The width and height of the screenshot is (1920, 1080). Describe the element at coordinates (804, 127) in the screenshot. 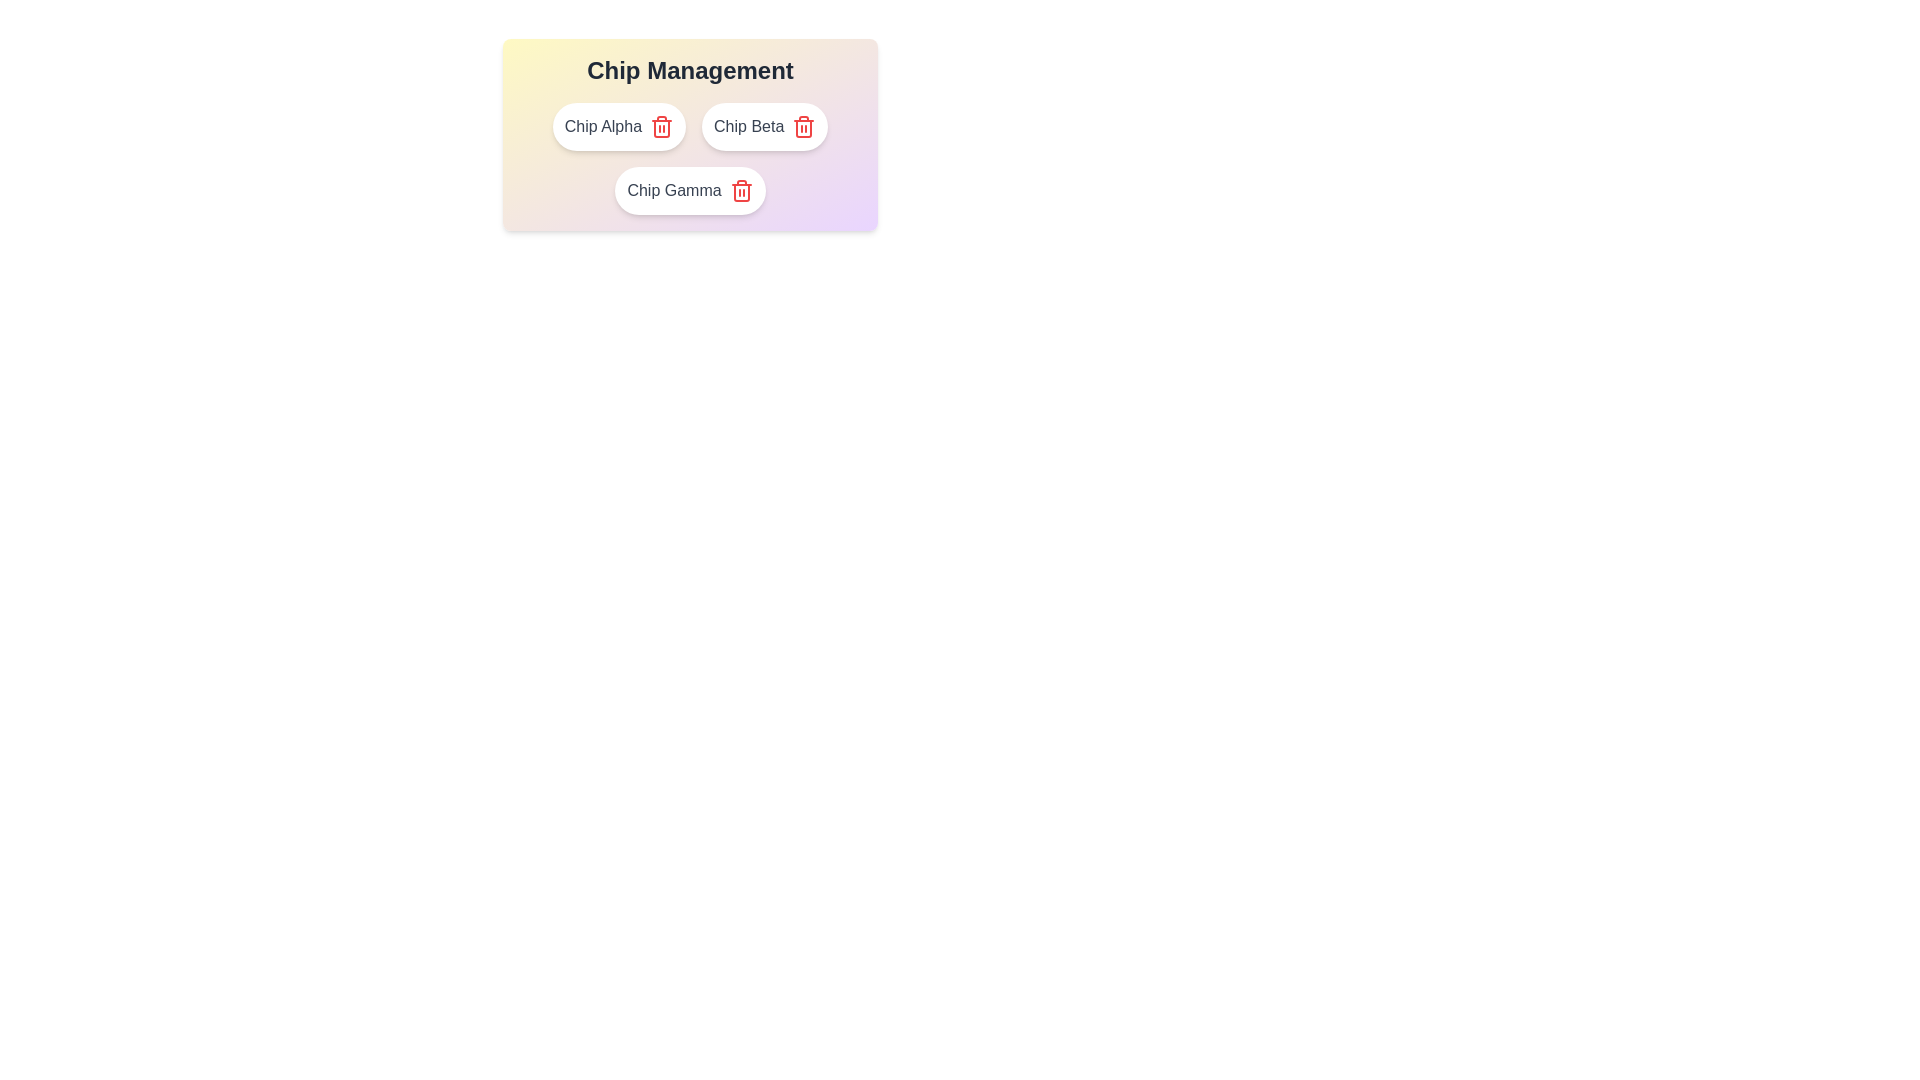

I see `delete button on the chip labeled Chip Beta` at that location.